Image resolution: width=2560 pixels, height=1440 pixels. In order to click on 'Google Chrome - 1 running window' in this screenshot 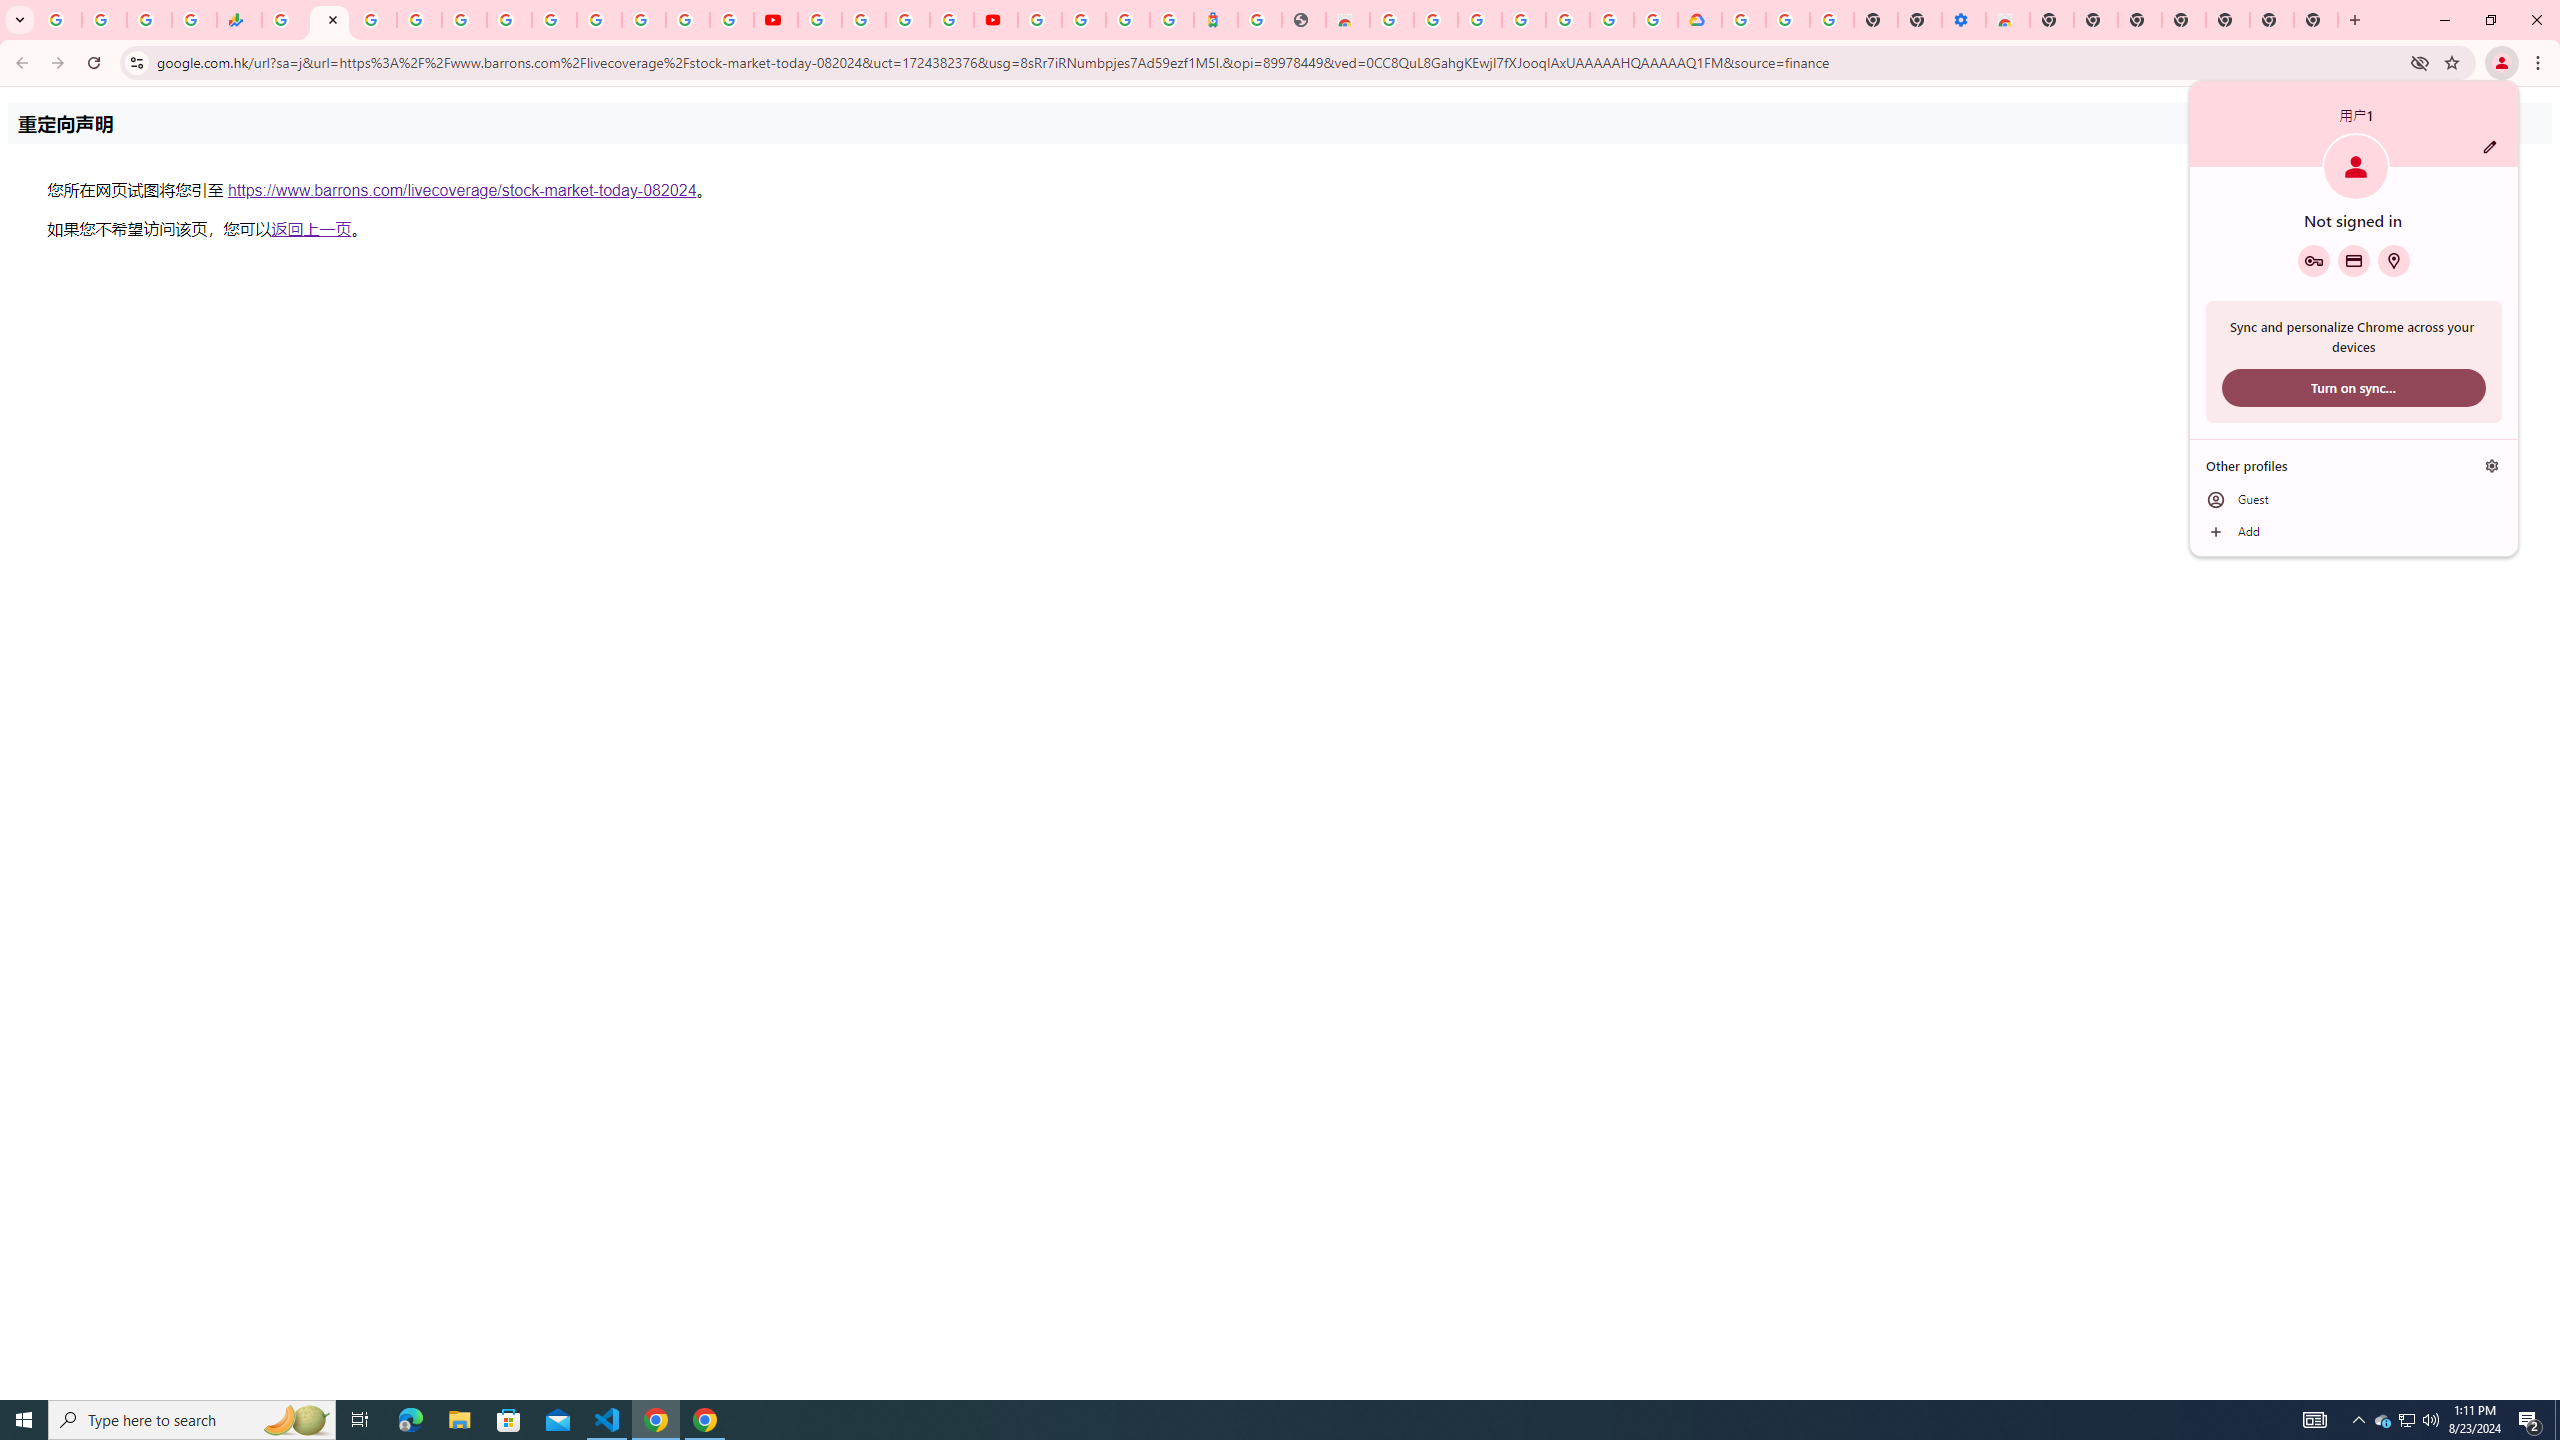, I will do `click(705, 1418)`.